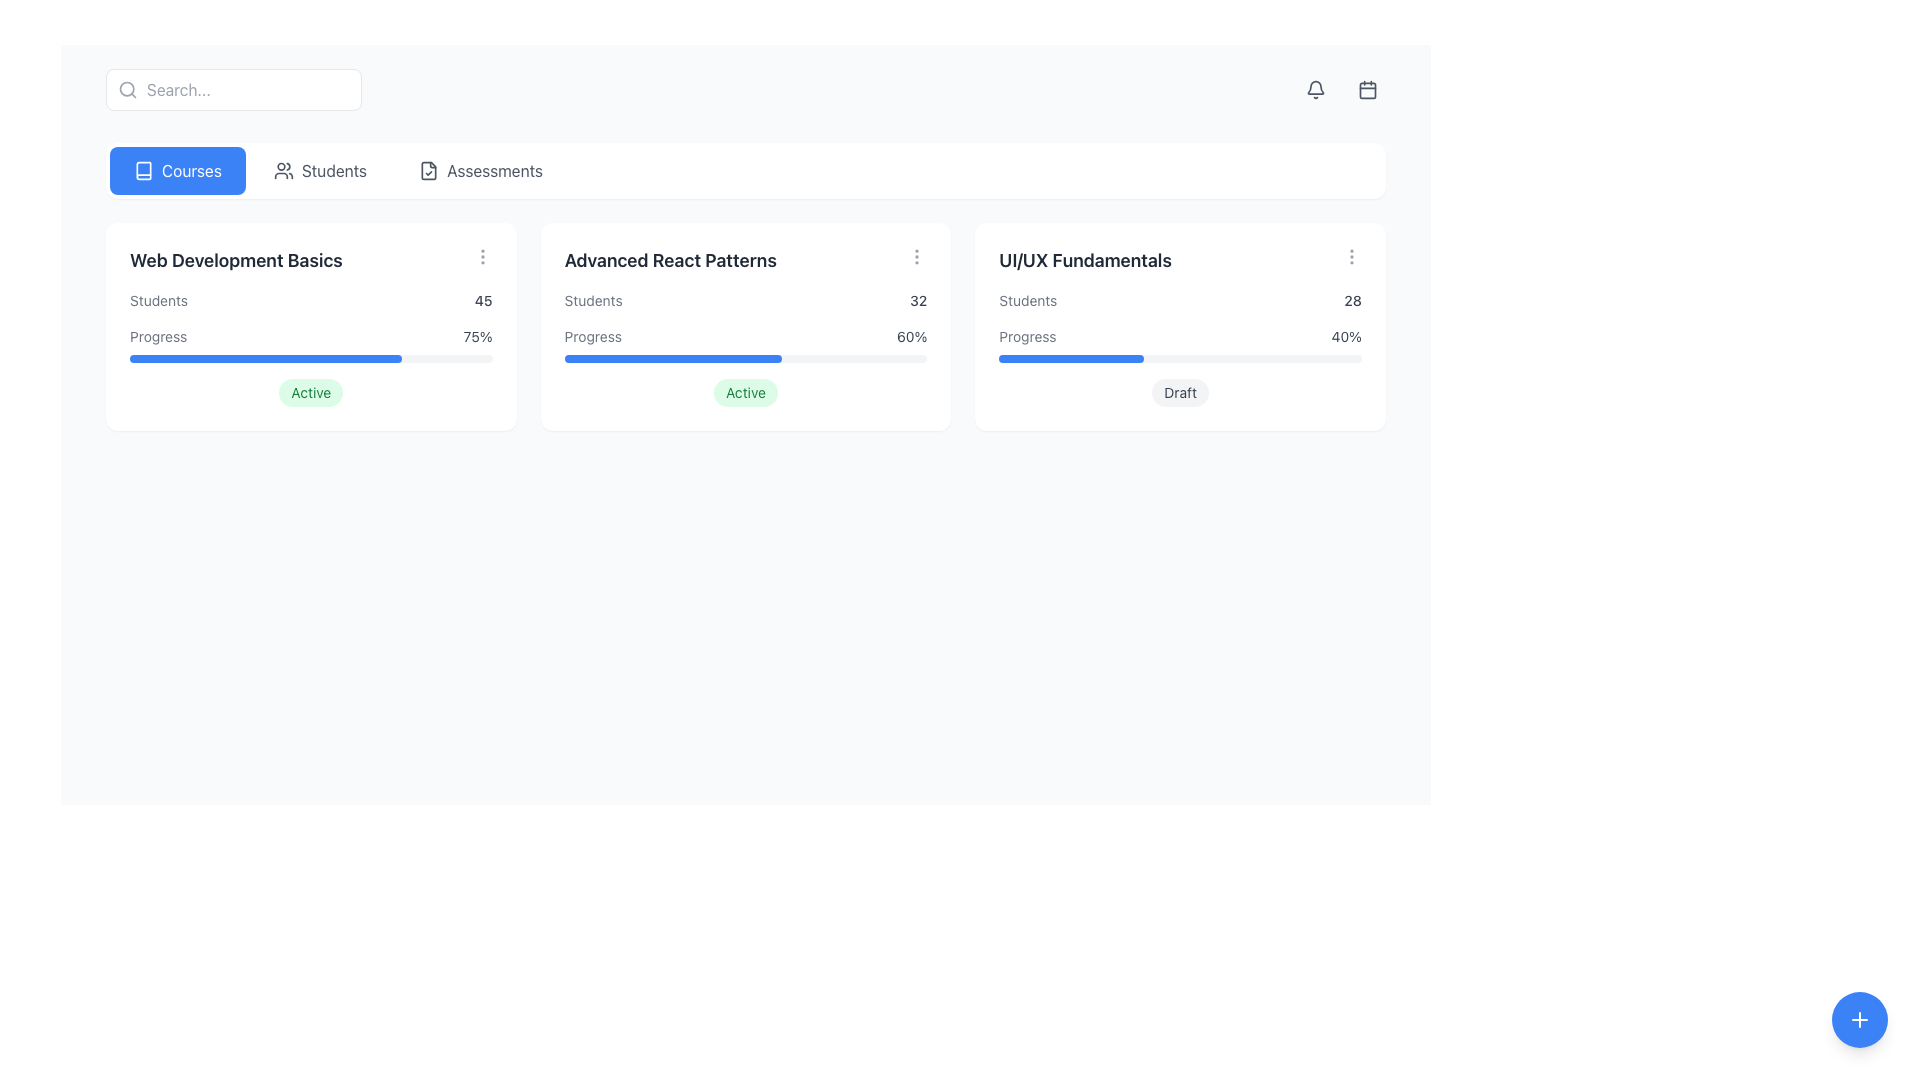 This screenshot has width=1920, height=1080. What do you see at coordinates (744, 260) in the screenshot?
I see `the text header titled 'Advanced React Patterns' which is styled in a bold and large font at the top of a card layout in the center column of a three-column grid` at bounding box center [744, 260].